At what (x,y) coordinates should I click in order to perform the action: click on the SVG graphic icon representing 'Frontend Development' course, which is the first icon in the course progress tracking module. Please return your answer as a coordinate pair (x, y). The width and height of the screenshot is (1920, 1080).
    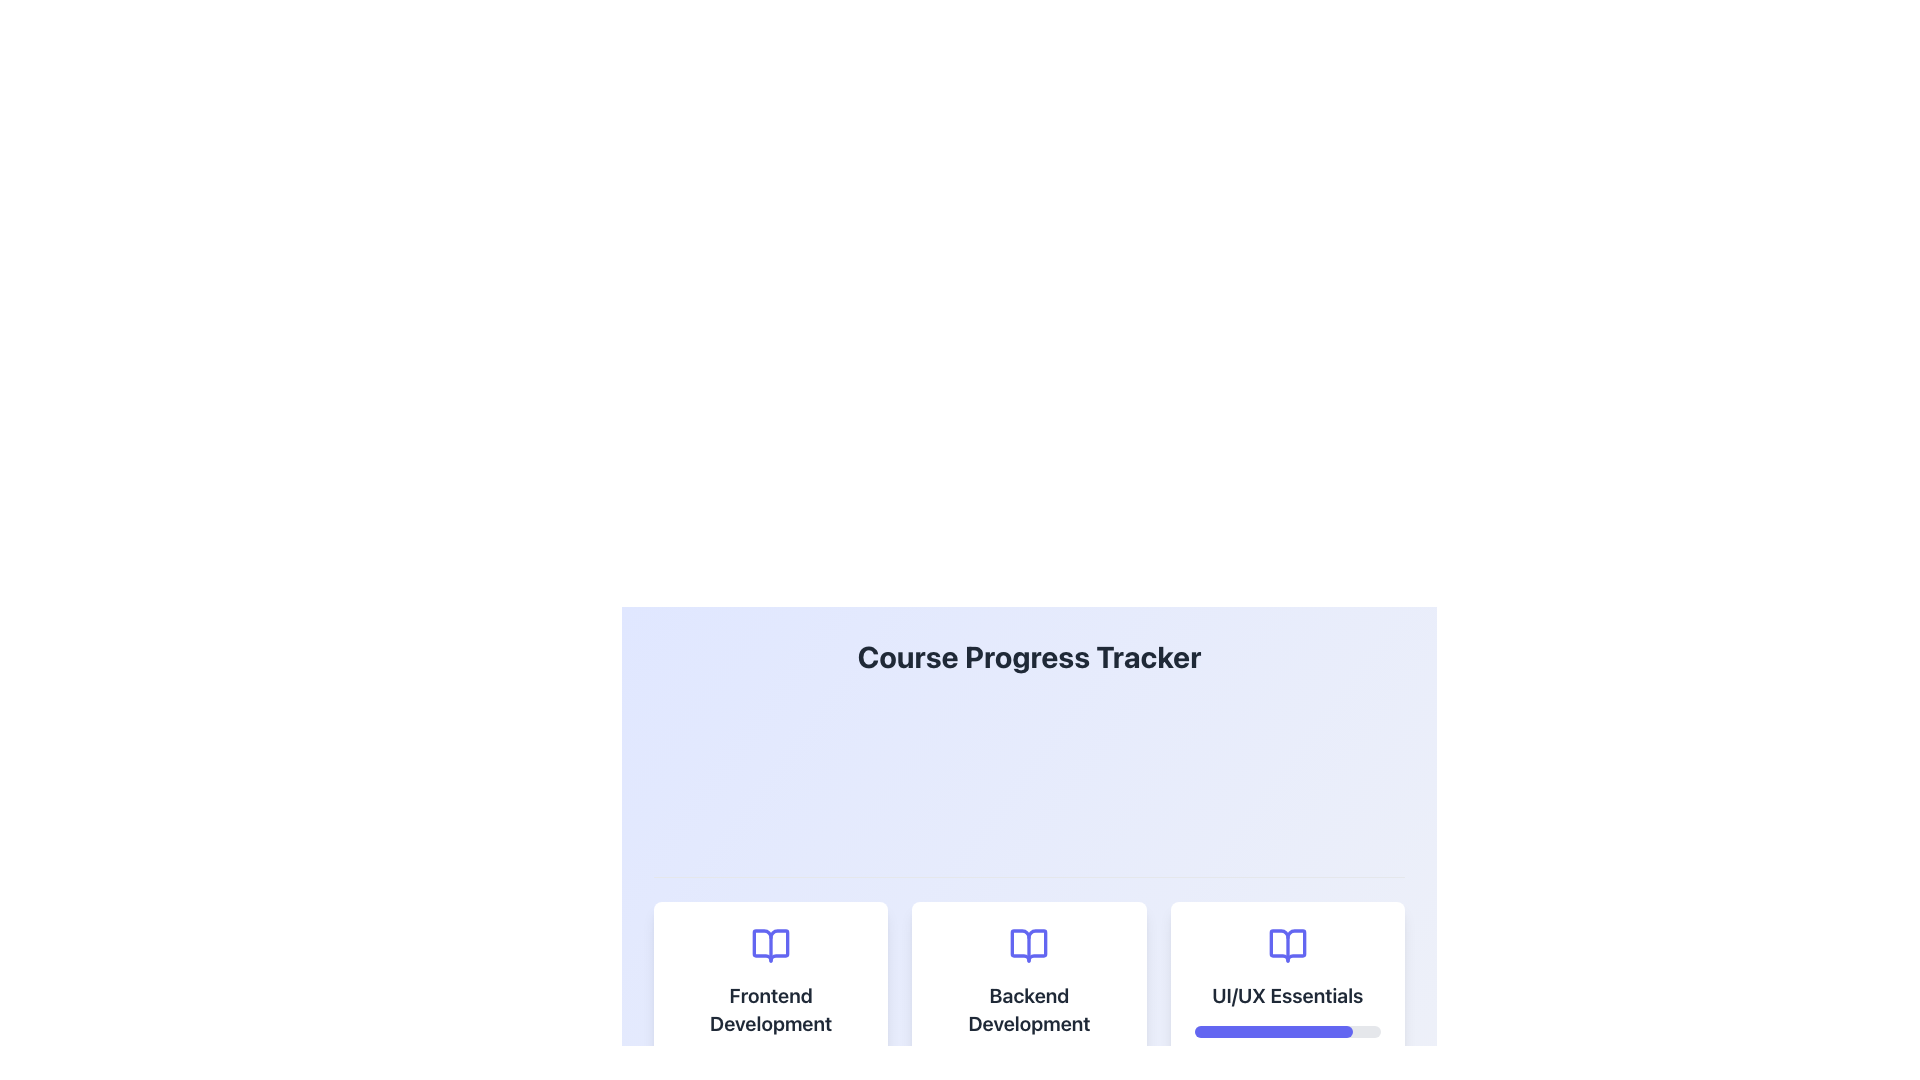
    Looking at the image, I should click on (770, 945).